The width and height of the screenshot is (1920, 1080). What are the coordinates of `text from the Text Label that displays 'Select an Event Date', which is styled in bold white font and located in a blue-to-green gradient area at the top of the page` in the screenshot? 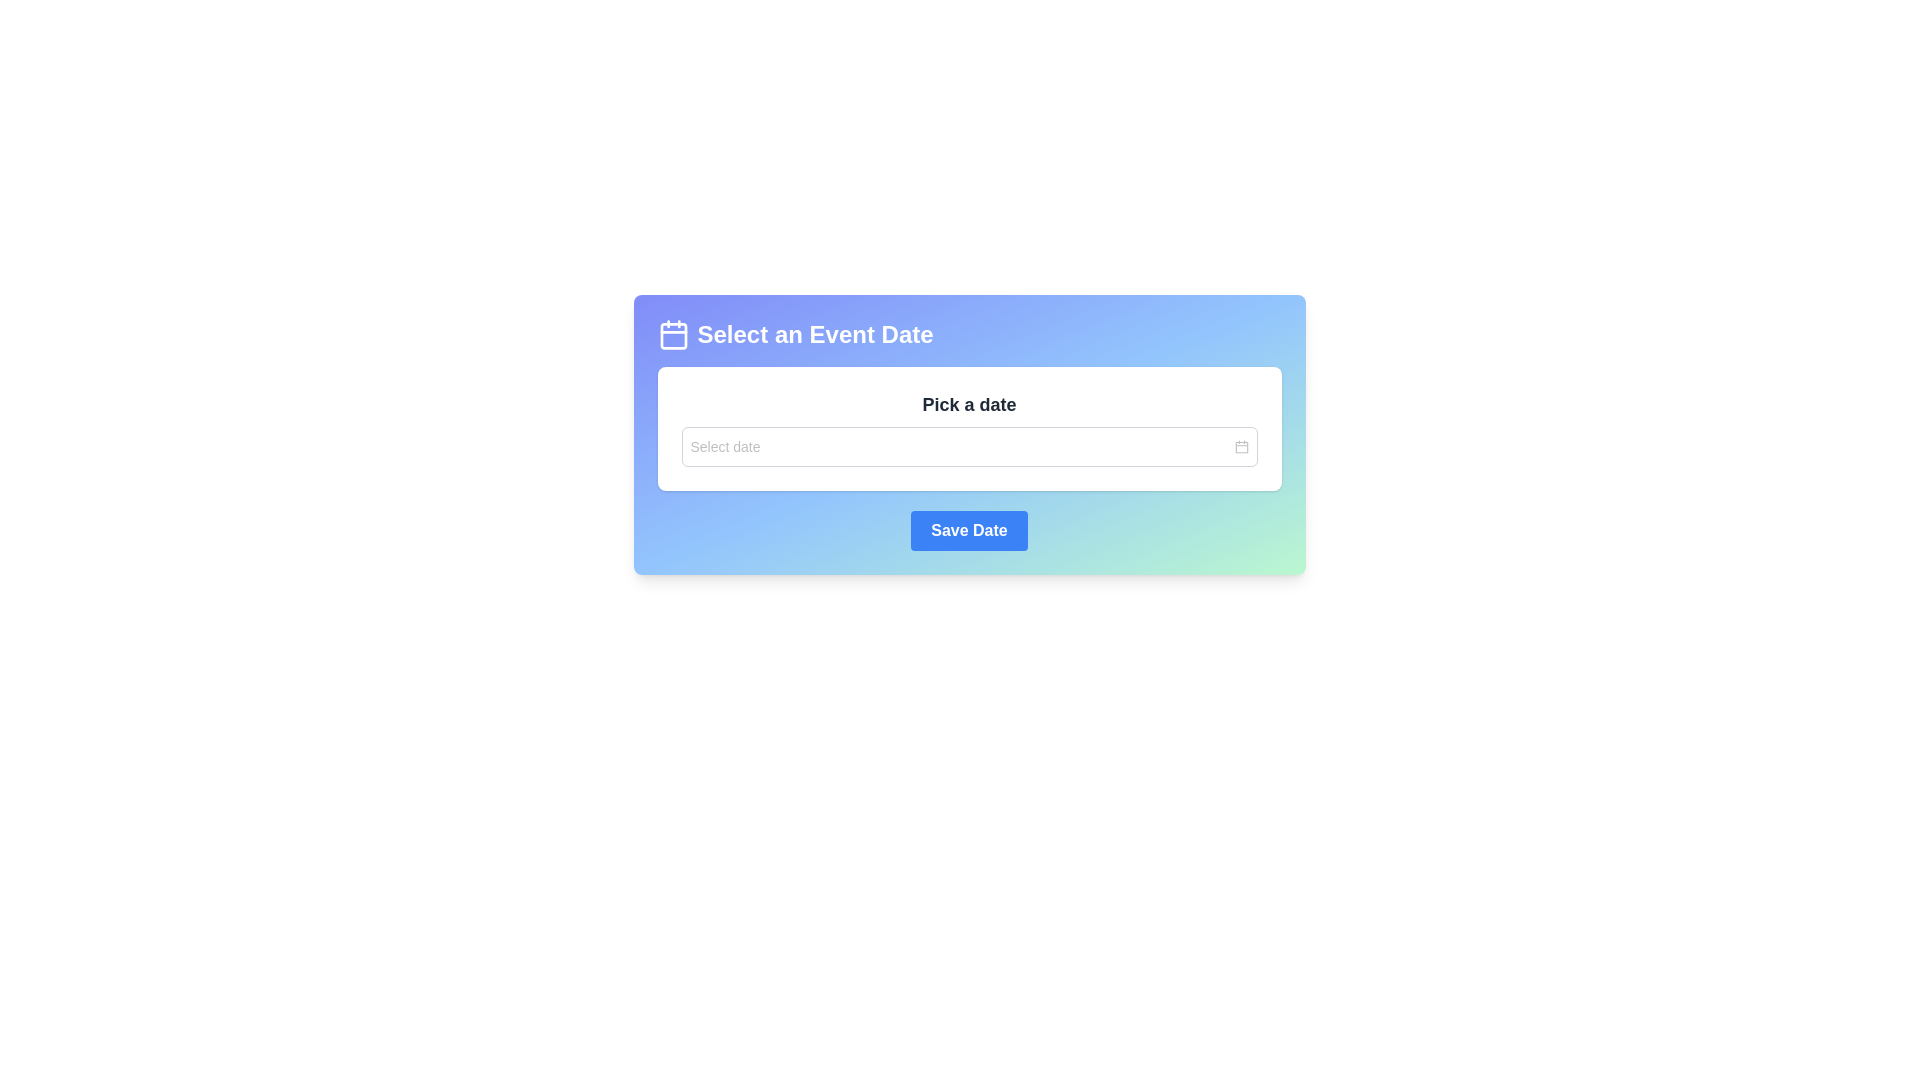 It's located at (815, 334).